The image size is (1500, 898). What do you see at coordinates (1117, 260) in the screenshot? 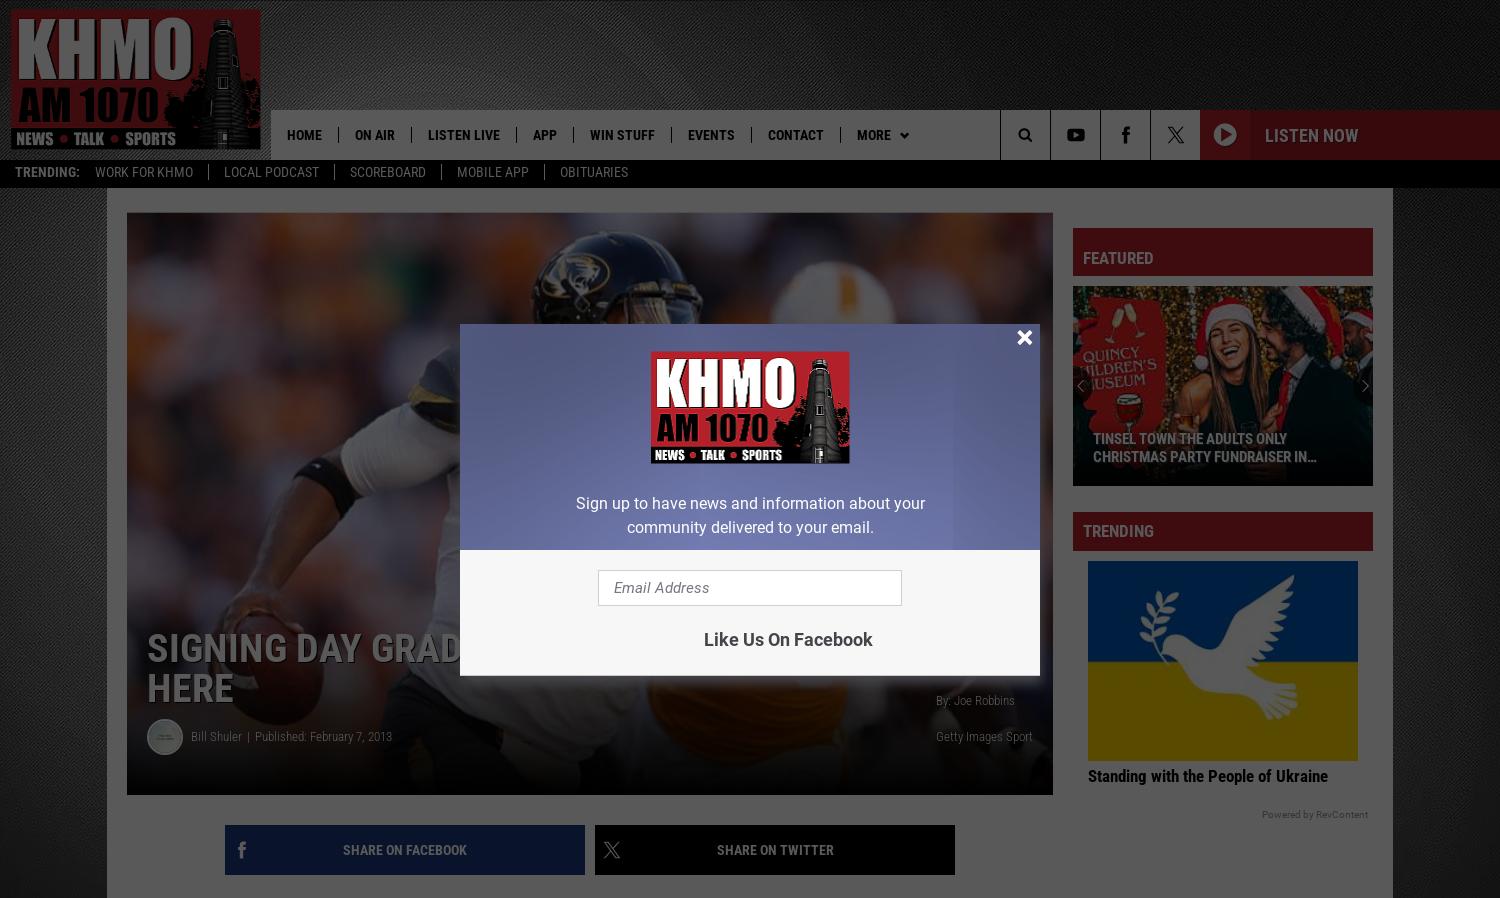
I see `'Featured'` at bounding box center [1117, 260].